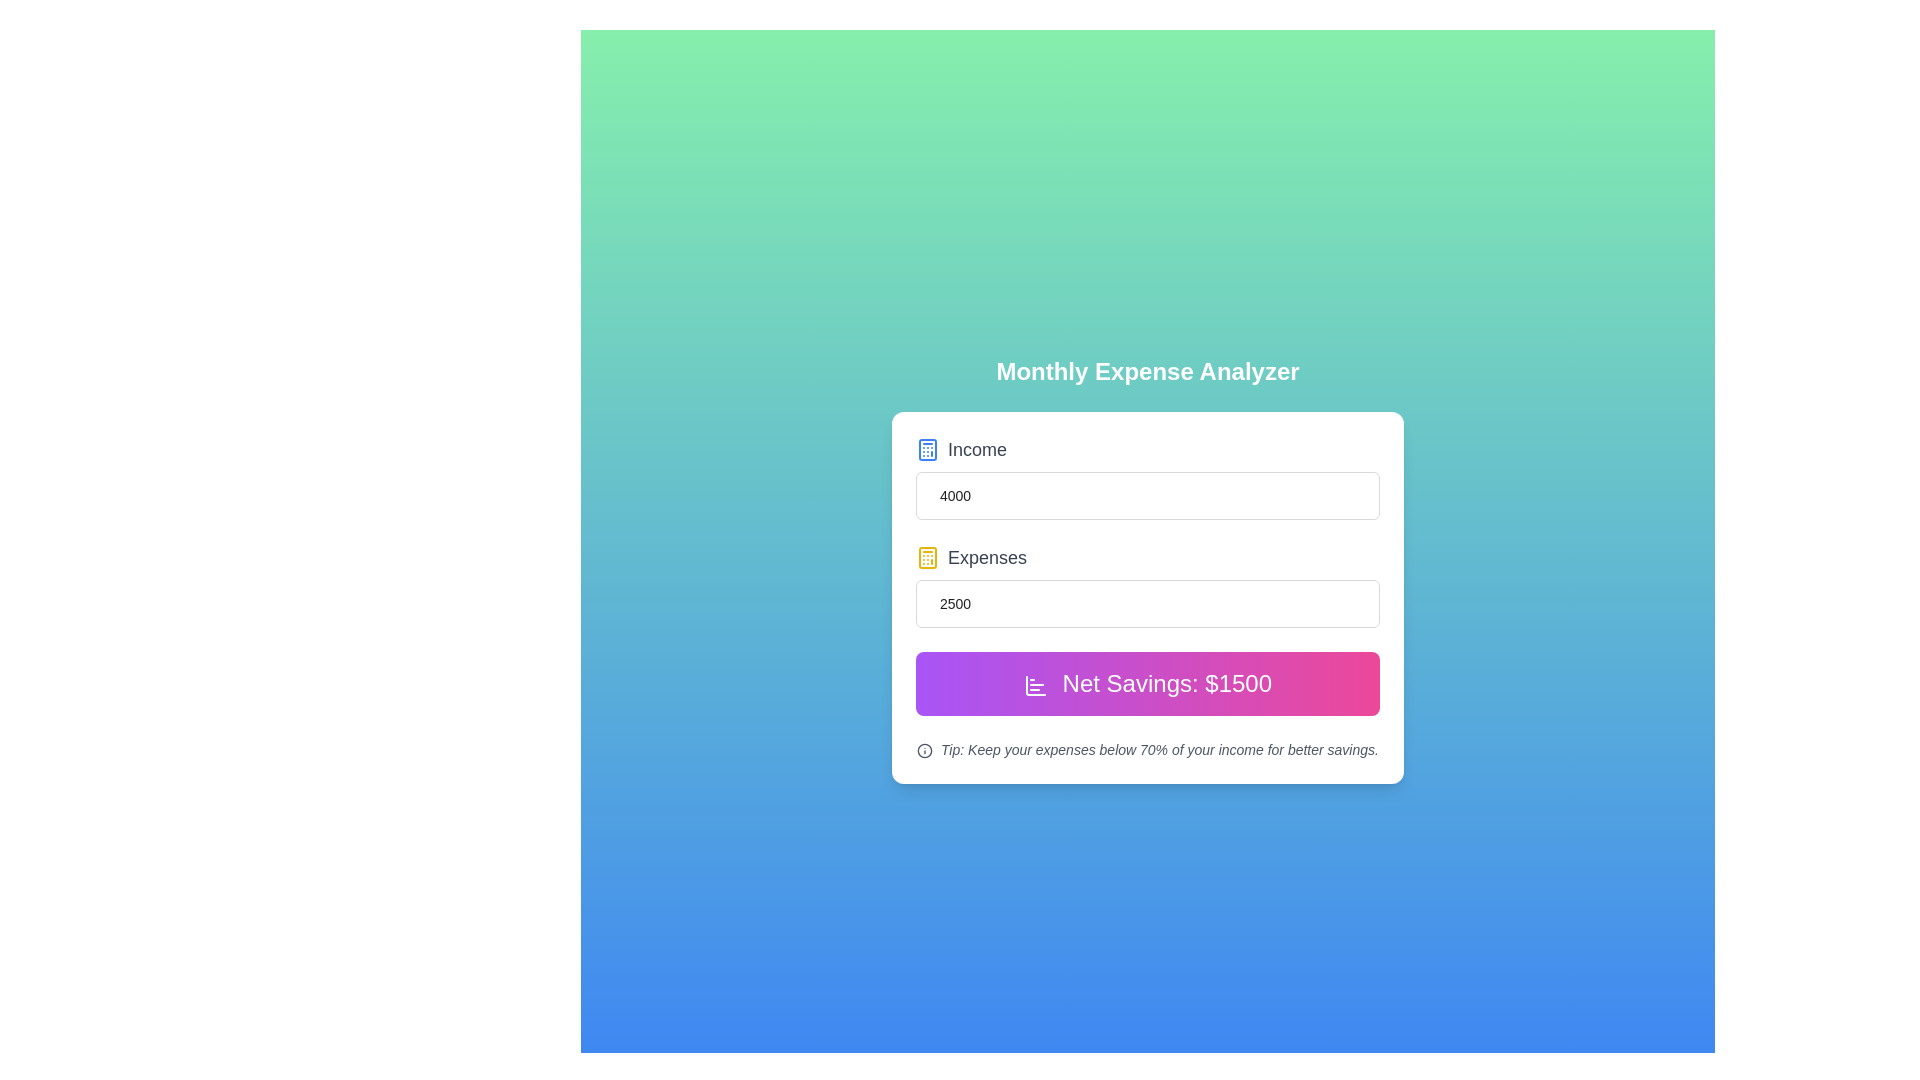 This screenshot has width=1920, height=1080. I want to click on the visual appearance of the icon located to the left of the tip text 'Tip: Keep your expenses below 70% of your income for better savings.' in the bottom section of the content box, so click(924, 751).